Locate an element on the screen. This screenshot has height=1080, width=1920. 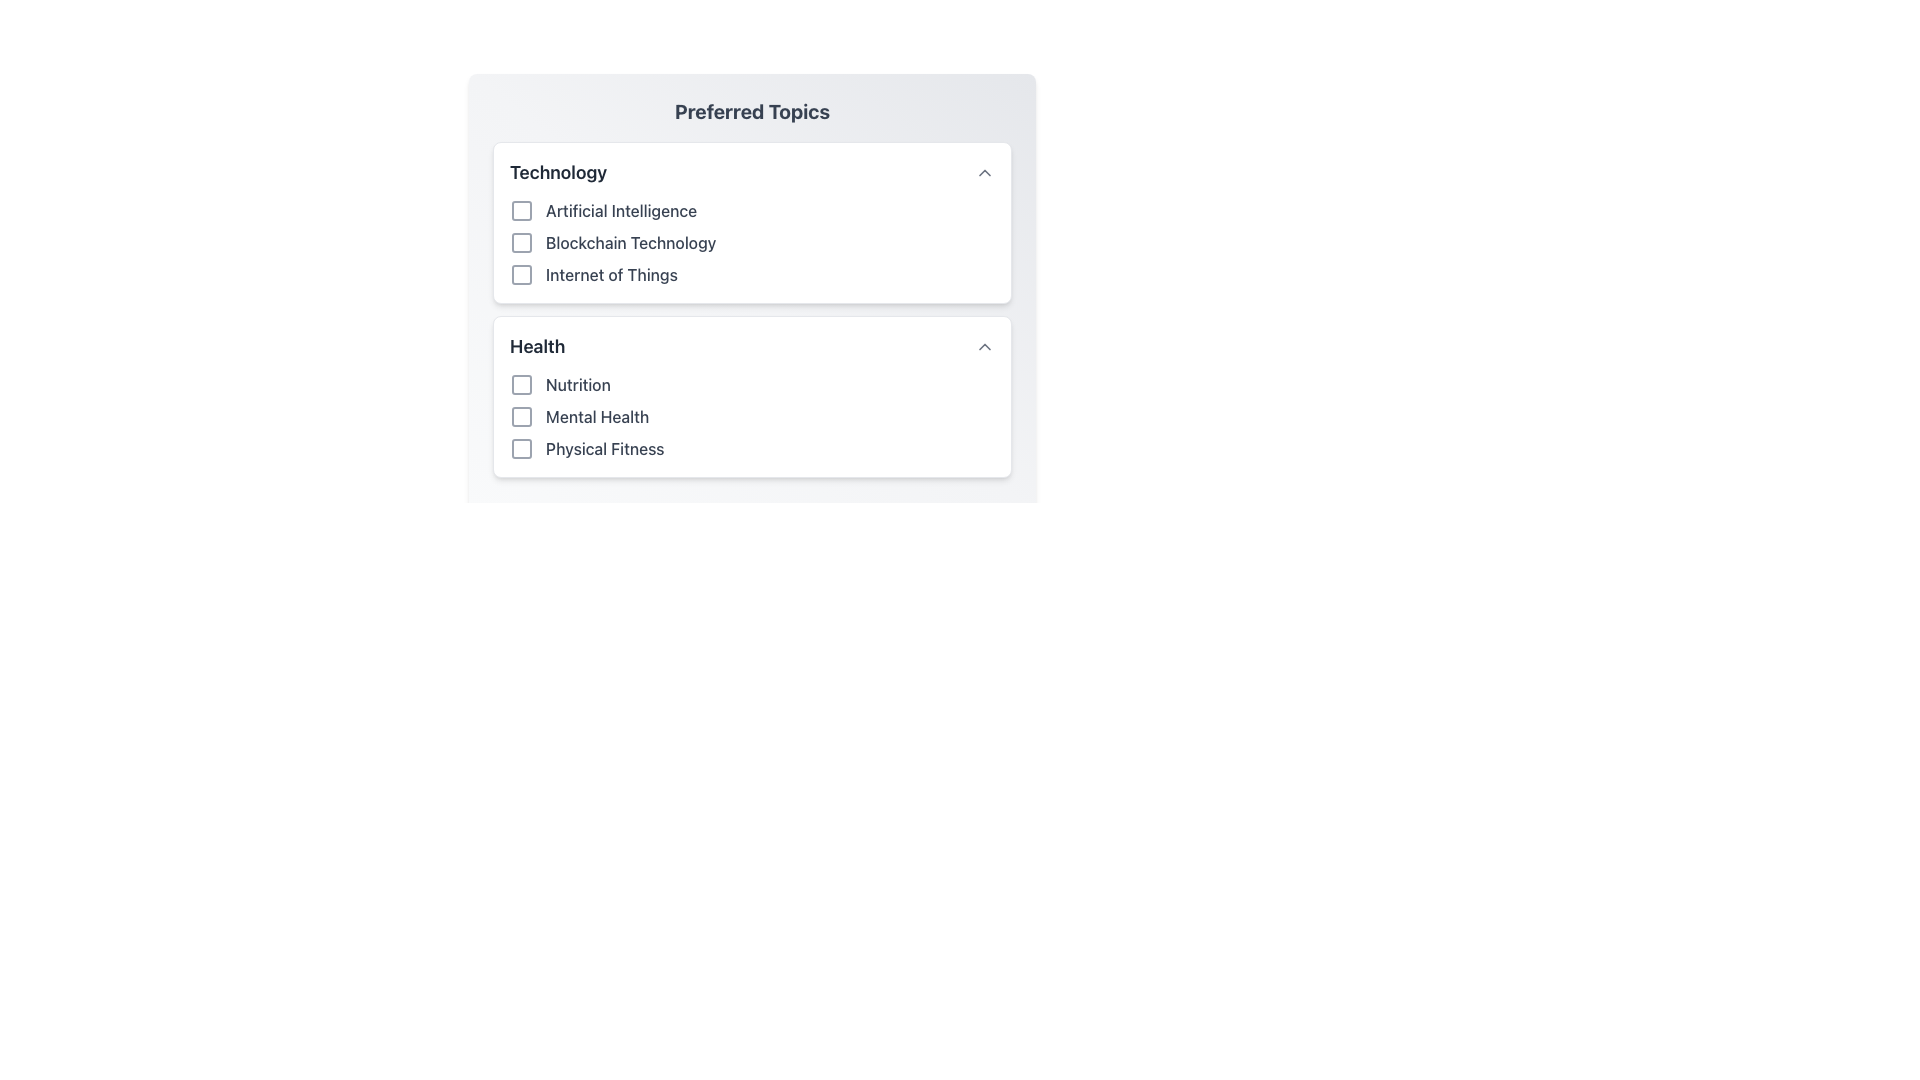
the checkbox element located beside the 'Mental Health' text under the 'Health' section, which has a hollow appearance and rounded corners is located at coordinates (522, 415).